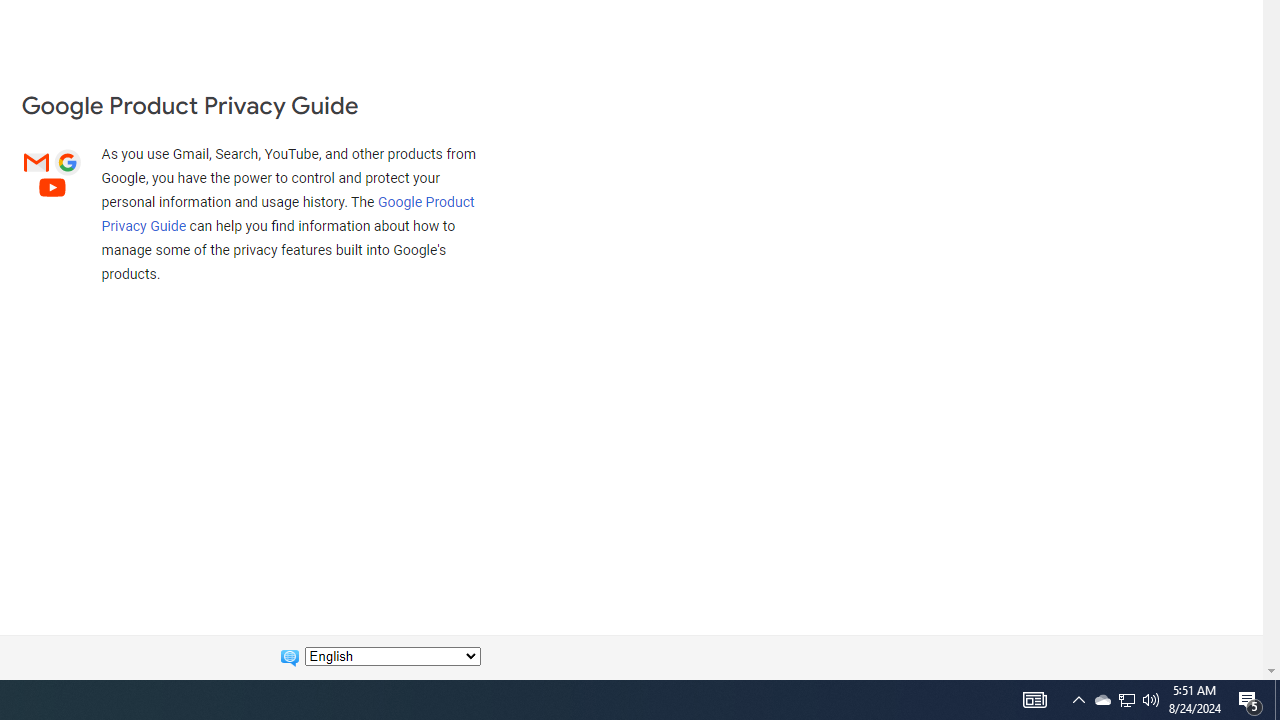 The width and height of the screenshot is (1280, 720). What do you see at coordinates (287, 213) in the screenshot?
I see `'Google Product Privacy Guide'` at bounding box center [287, 213].